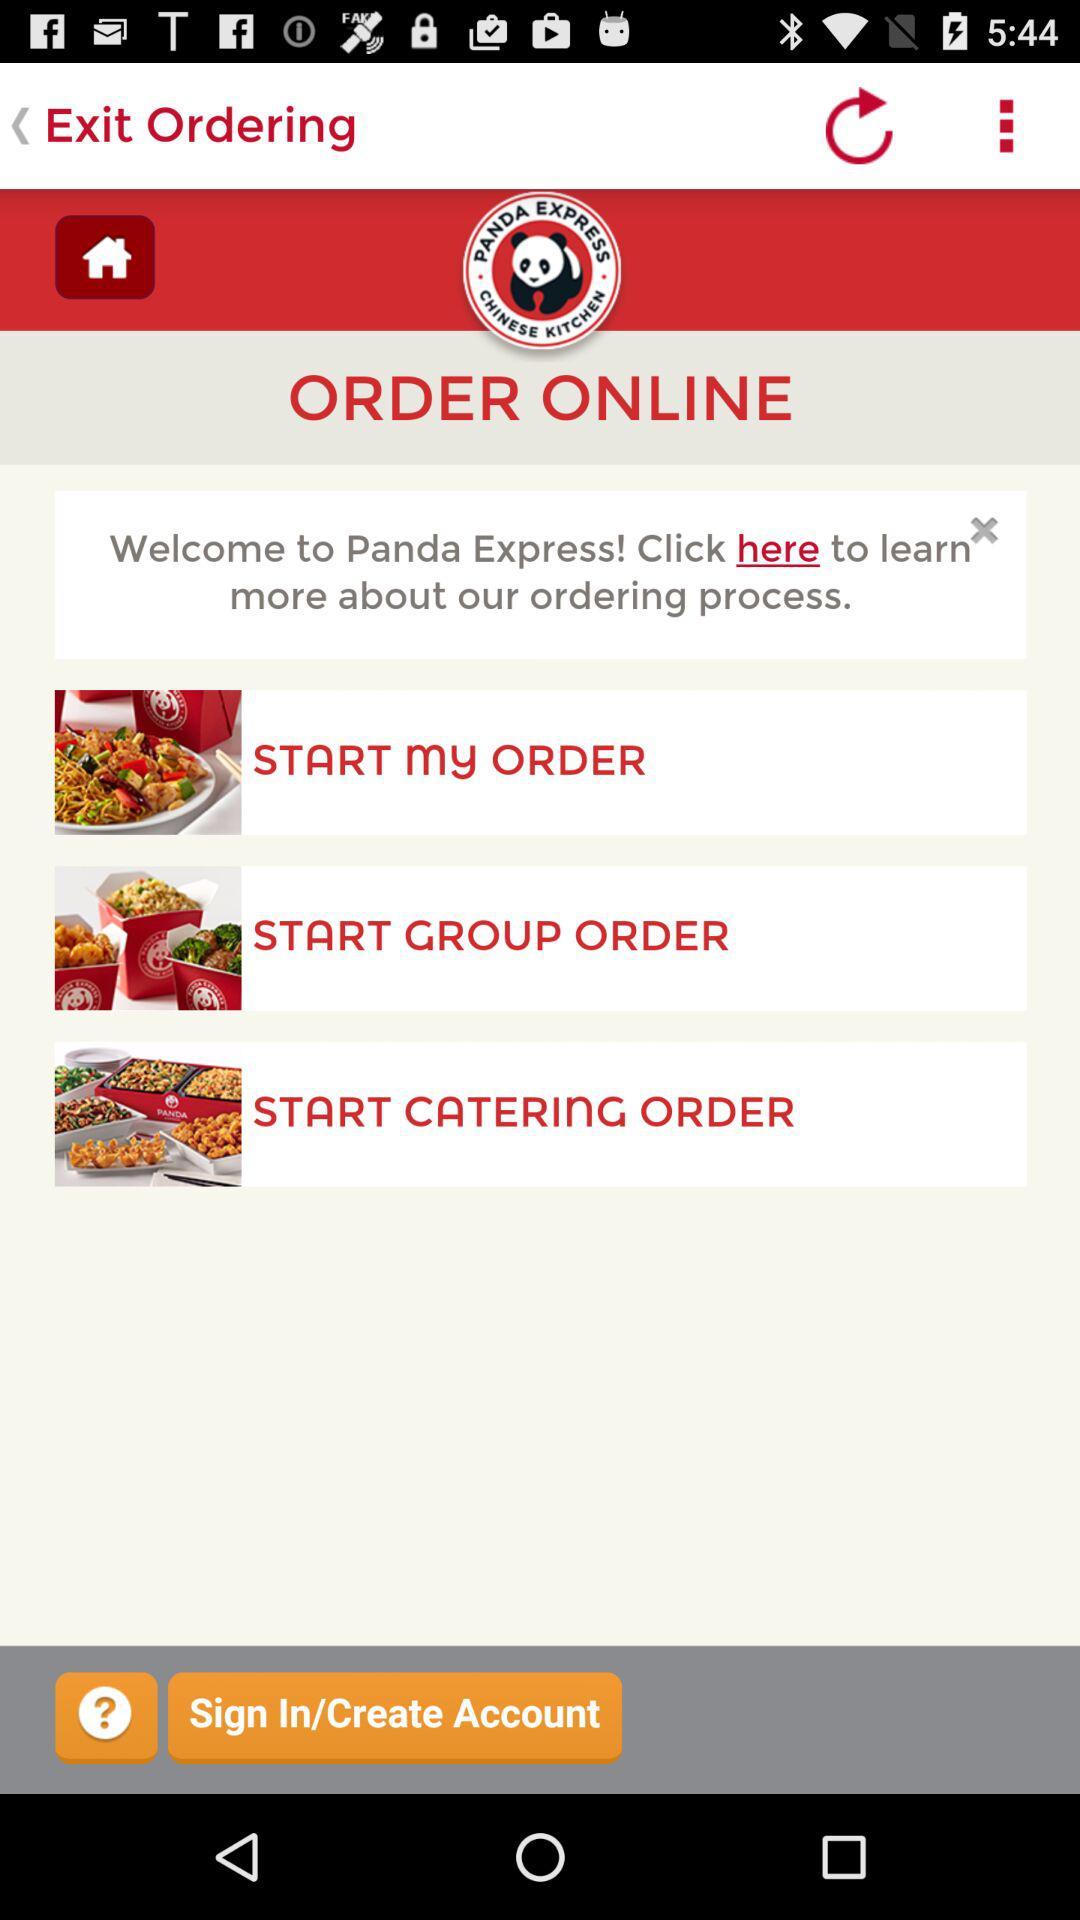 This screenshot has width=1080, height=1920. I want to click on refresh, so click(858, 124).